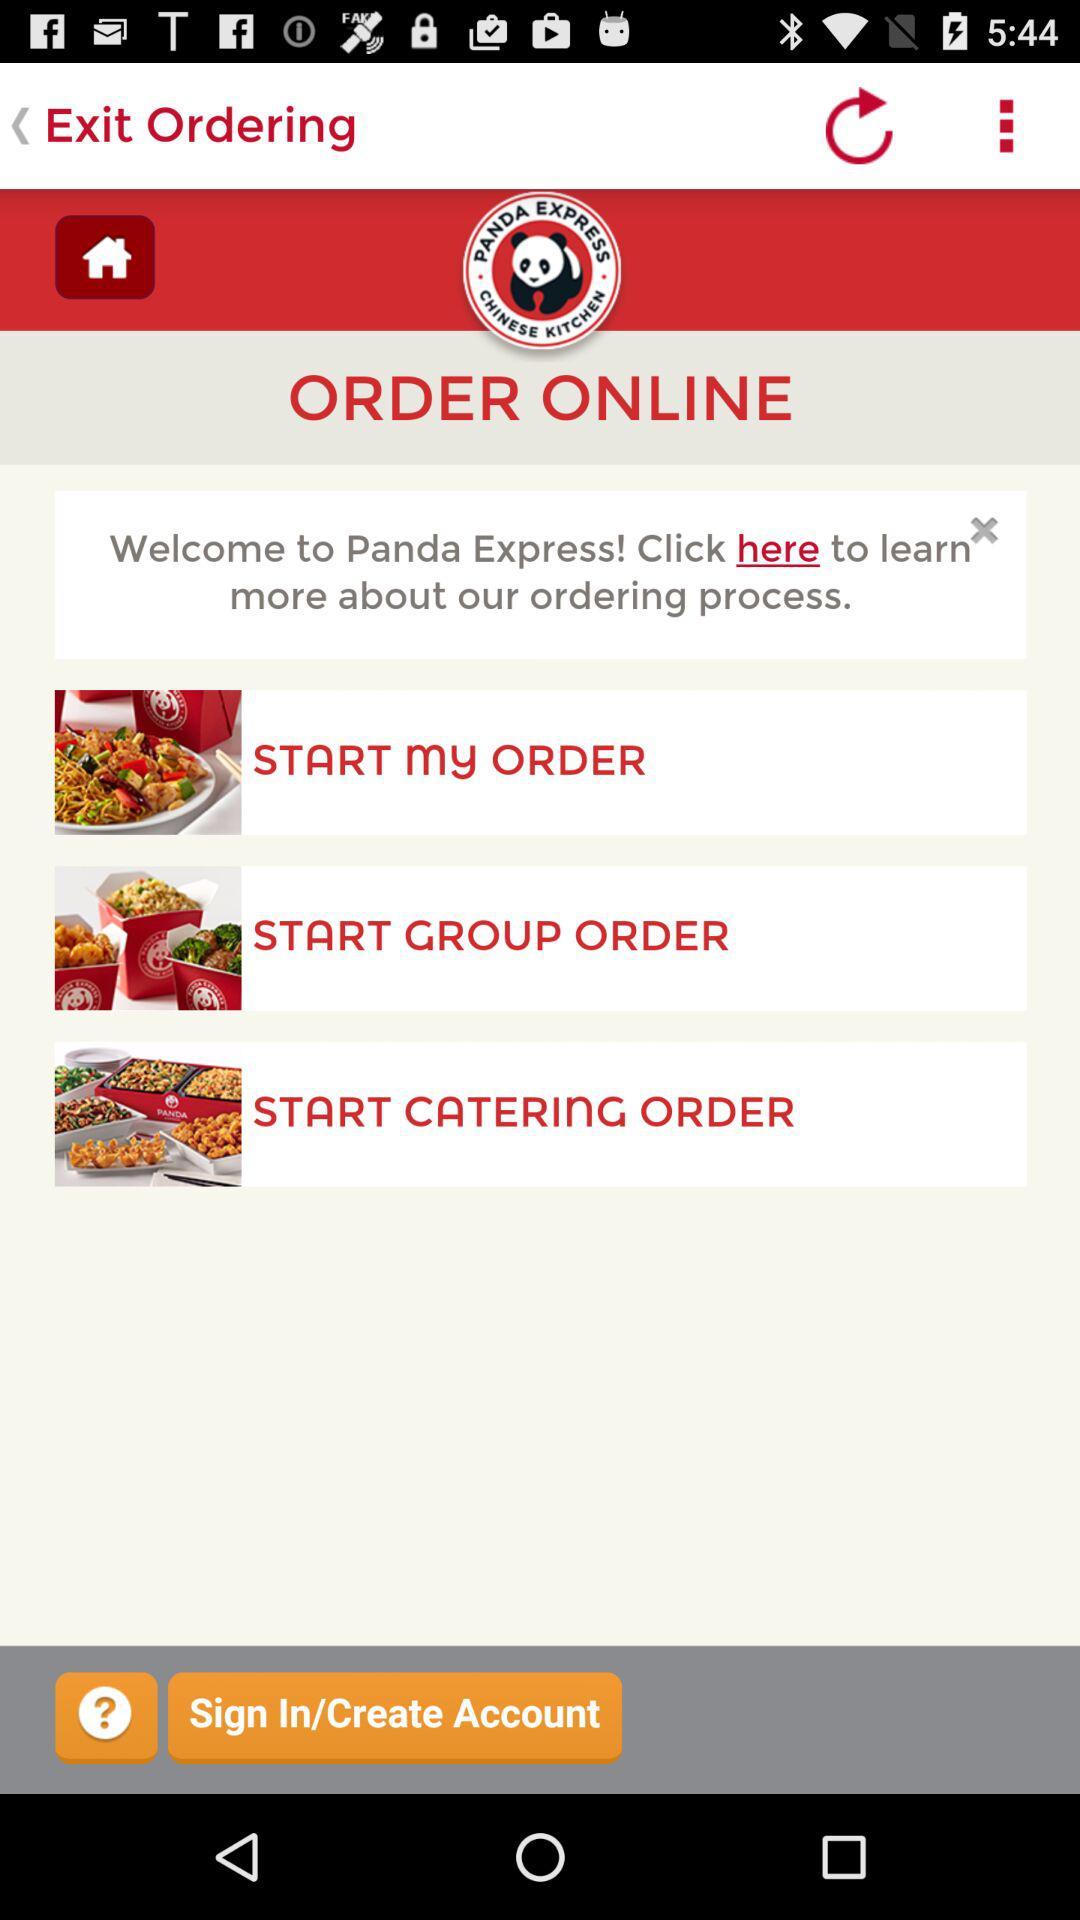 This screenshot has width=1080, height=1920. I want to click on refresh, so click(858, 124).